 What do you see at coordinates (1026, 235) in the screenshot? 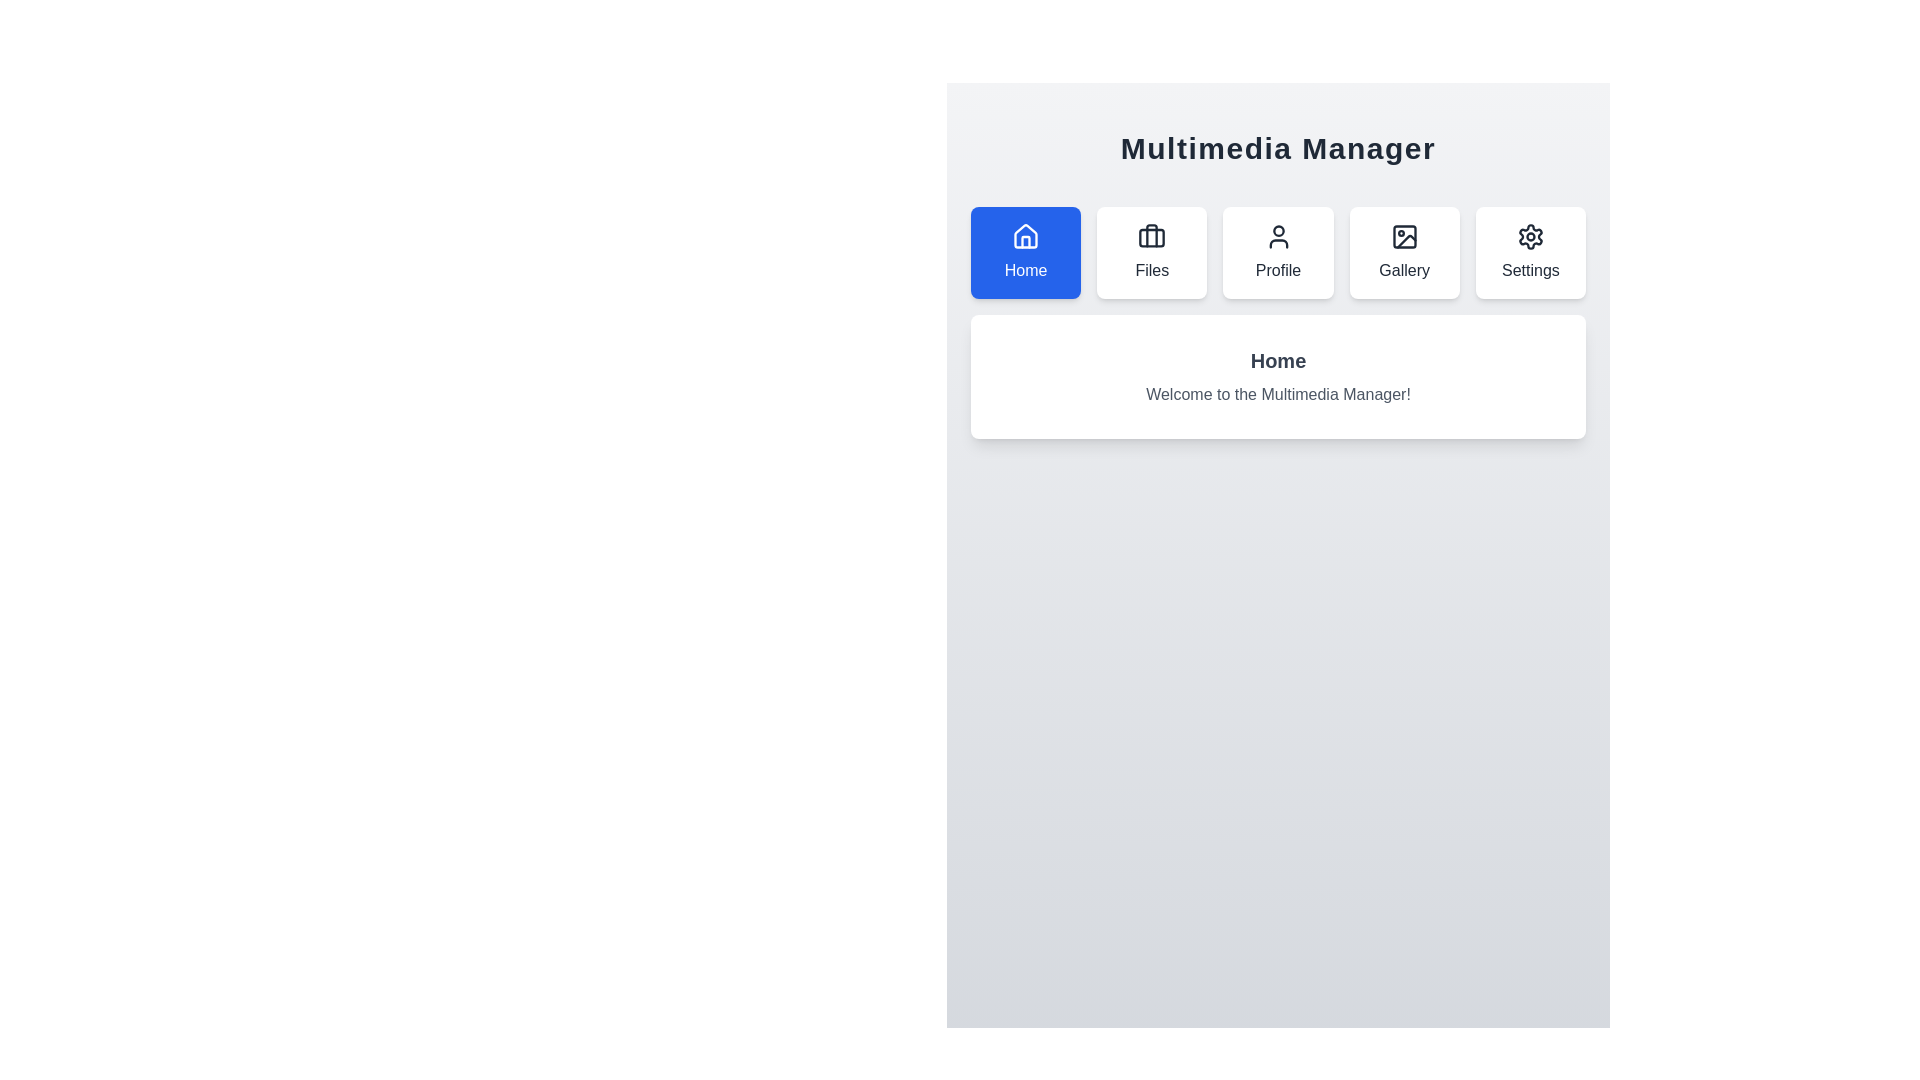
I see `the 'Home' icon located at the upper-left side of the navigation bar` at bounding box center [1026, 235].